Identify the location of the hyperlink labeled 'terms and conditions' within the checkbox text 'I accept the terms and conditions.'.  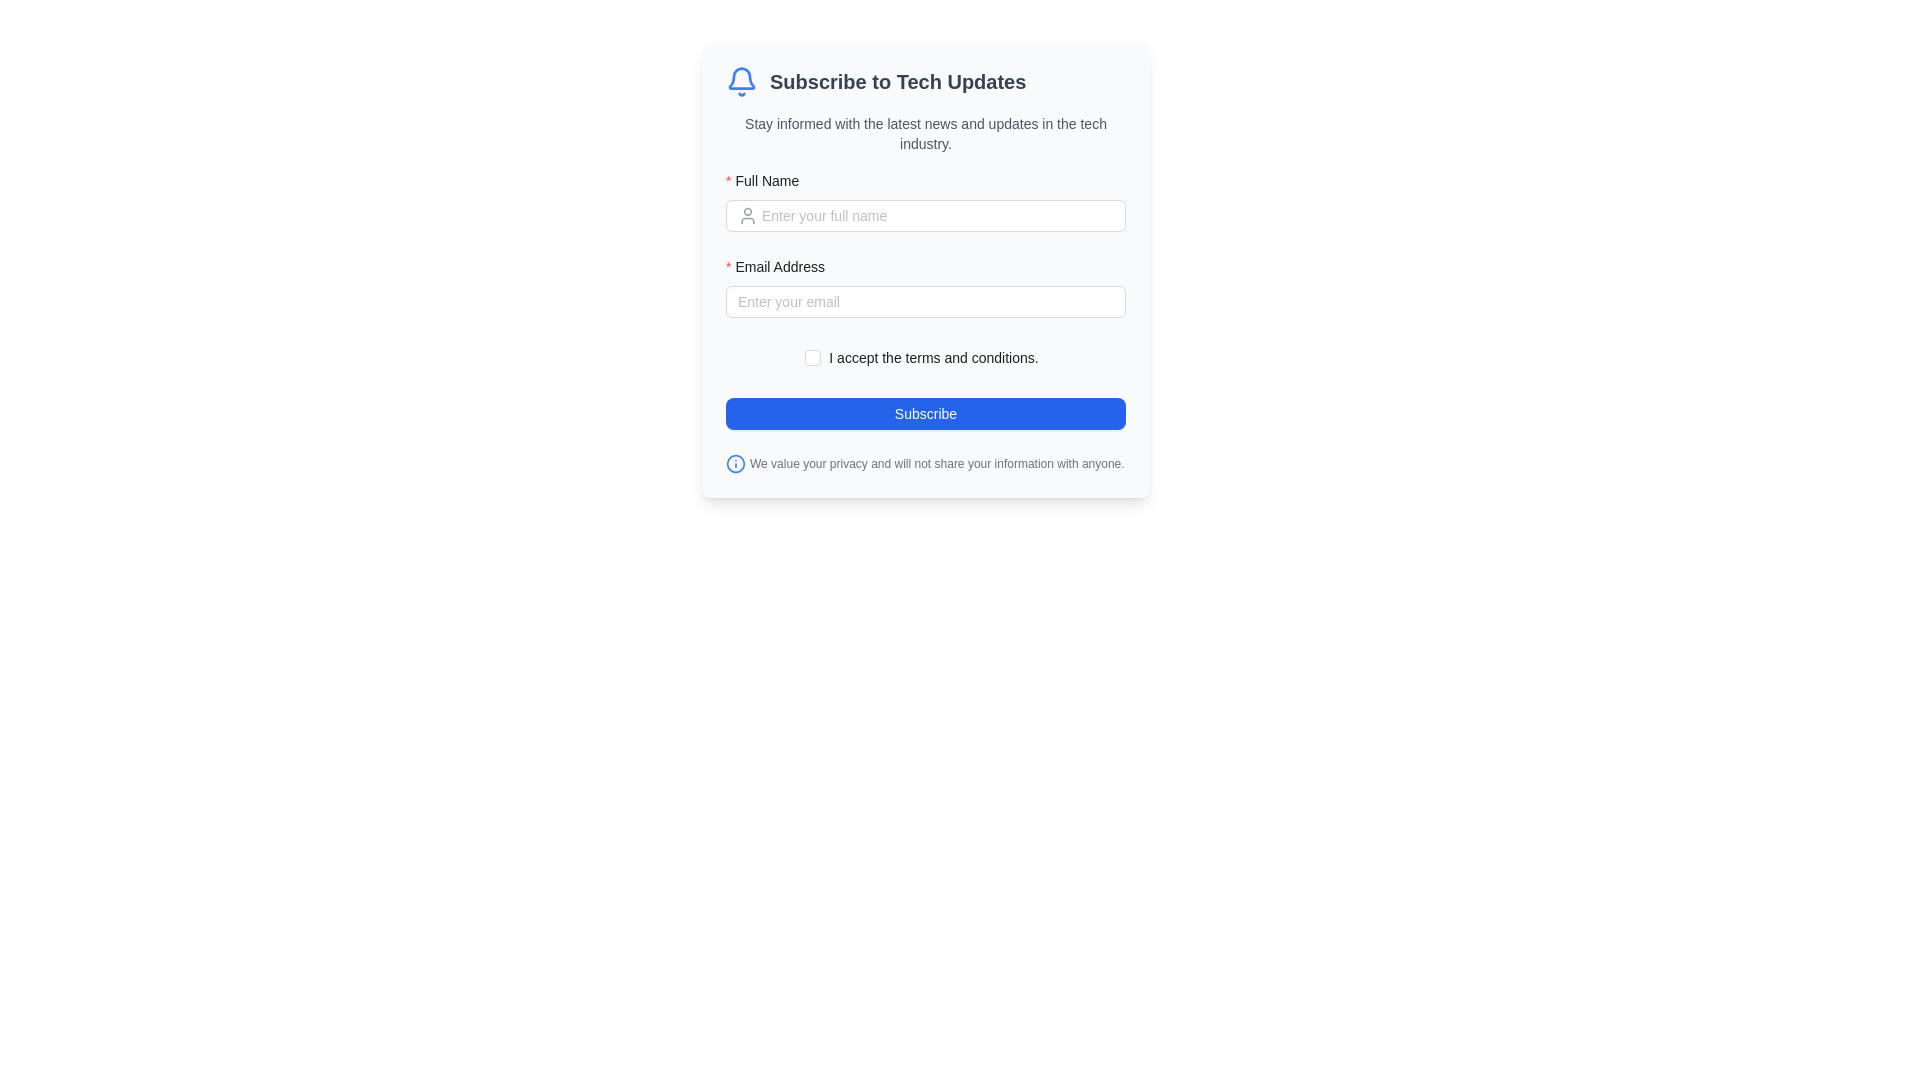
(925, 357).